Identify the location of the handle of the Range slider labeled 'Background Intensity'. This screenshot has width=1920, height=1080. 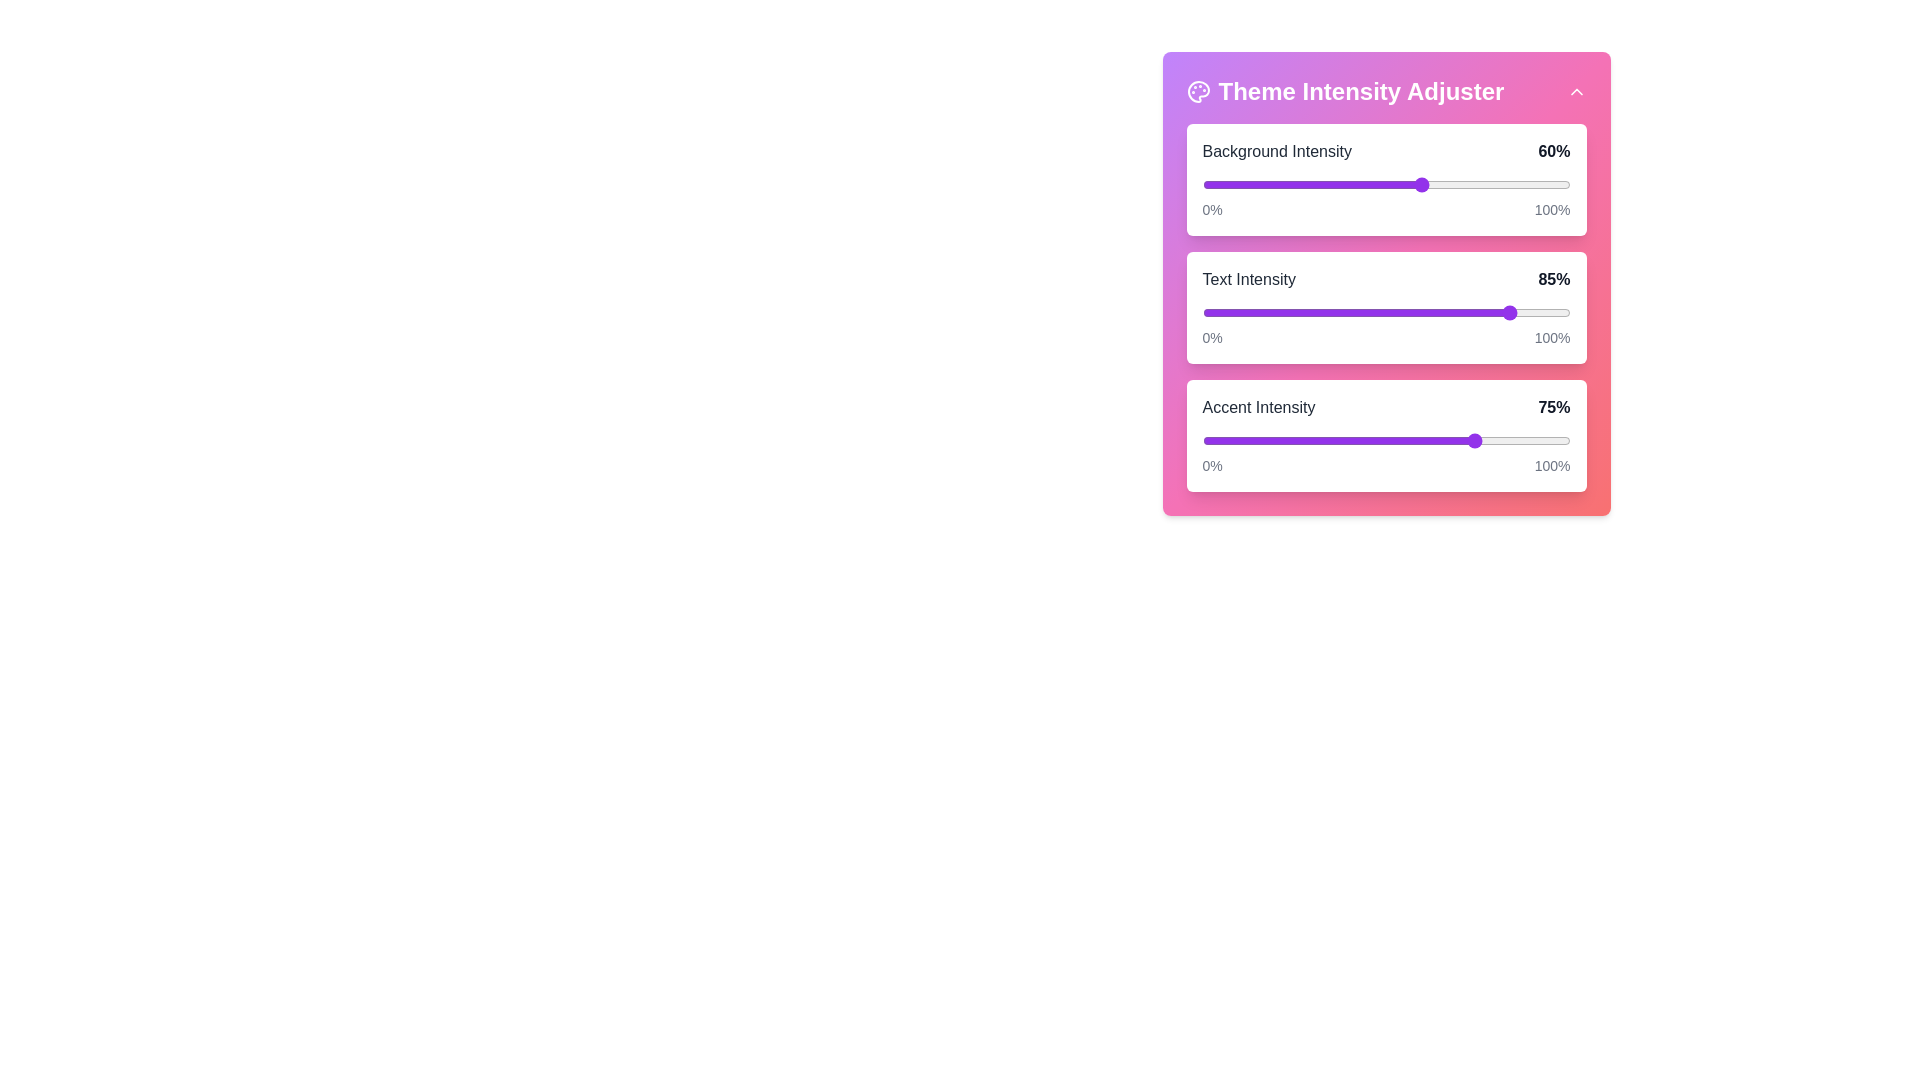
(1385, 185).